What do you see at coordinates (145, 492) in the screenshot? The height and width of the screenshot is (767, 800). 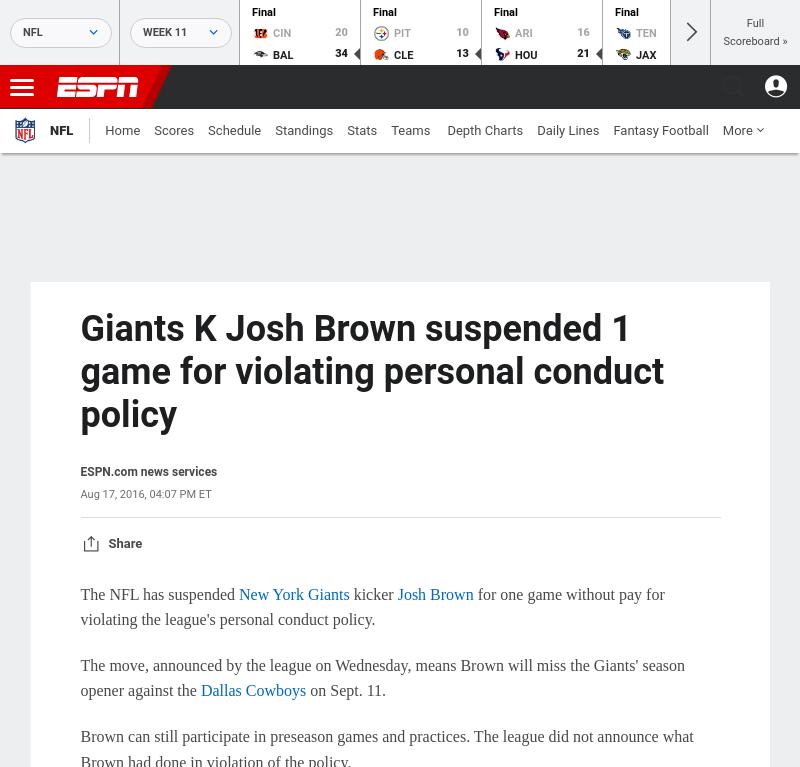 I see `'Aug 17, 2016, 04:07 PM ET'` at bounding box center [145, 492].